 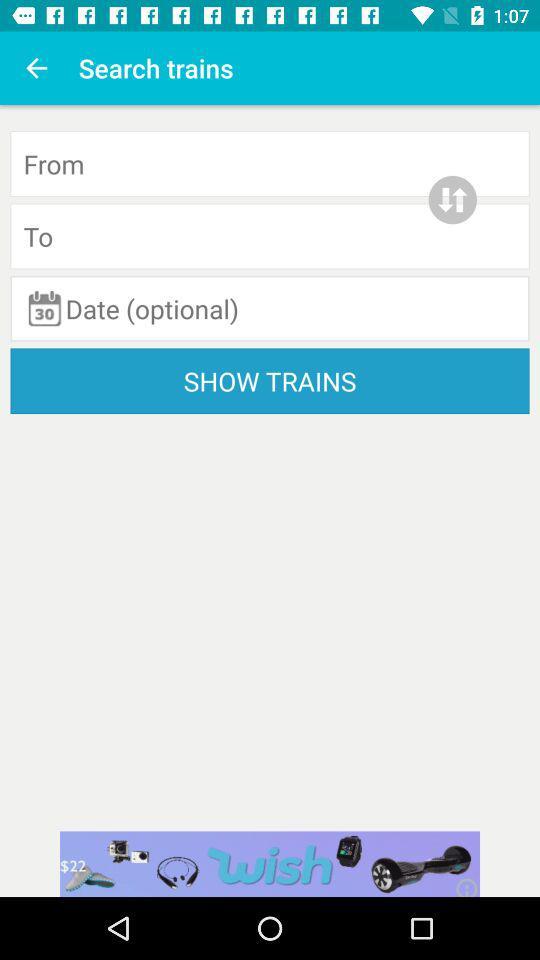 What do you see at coordinates (270, 236) in the screenshot?
I see `search train for where we go` at bounding box center [270, 236].